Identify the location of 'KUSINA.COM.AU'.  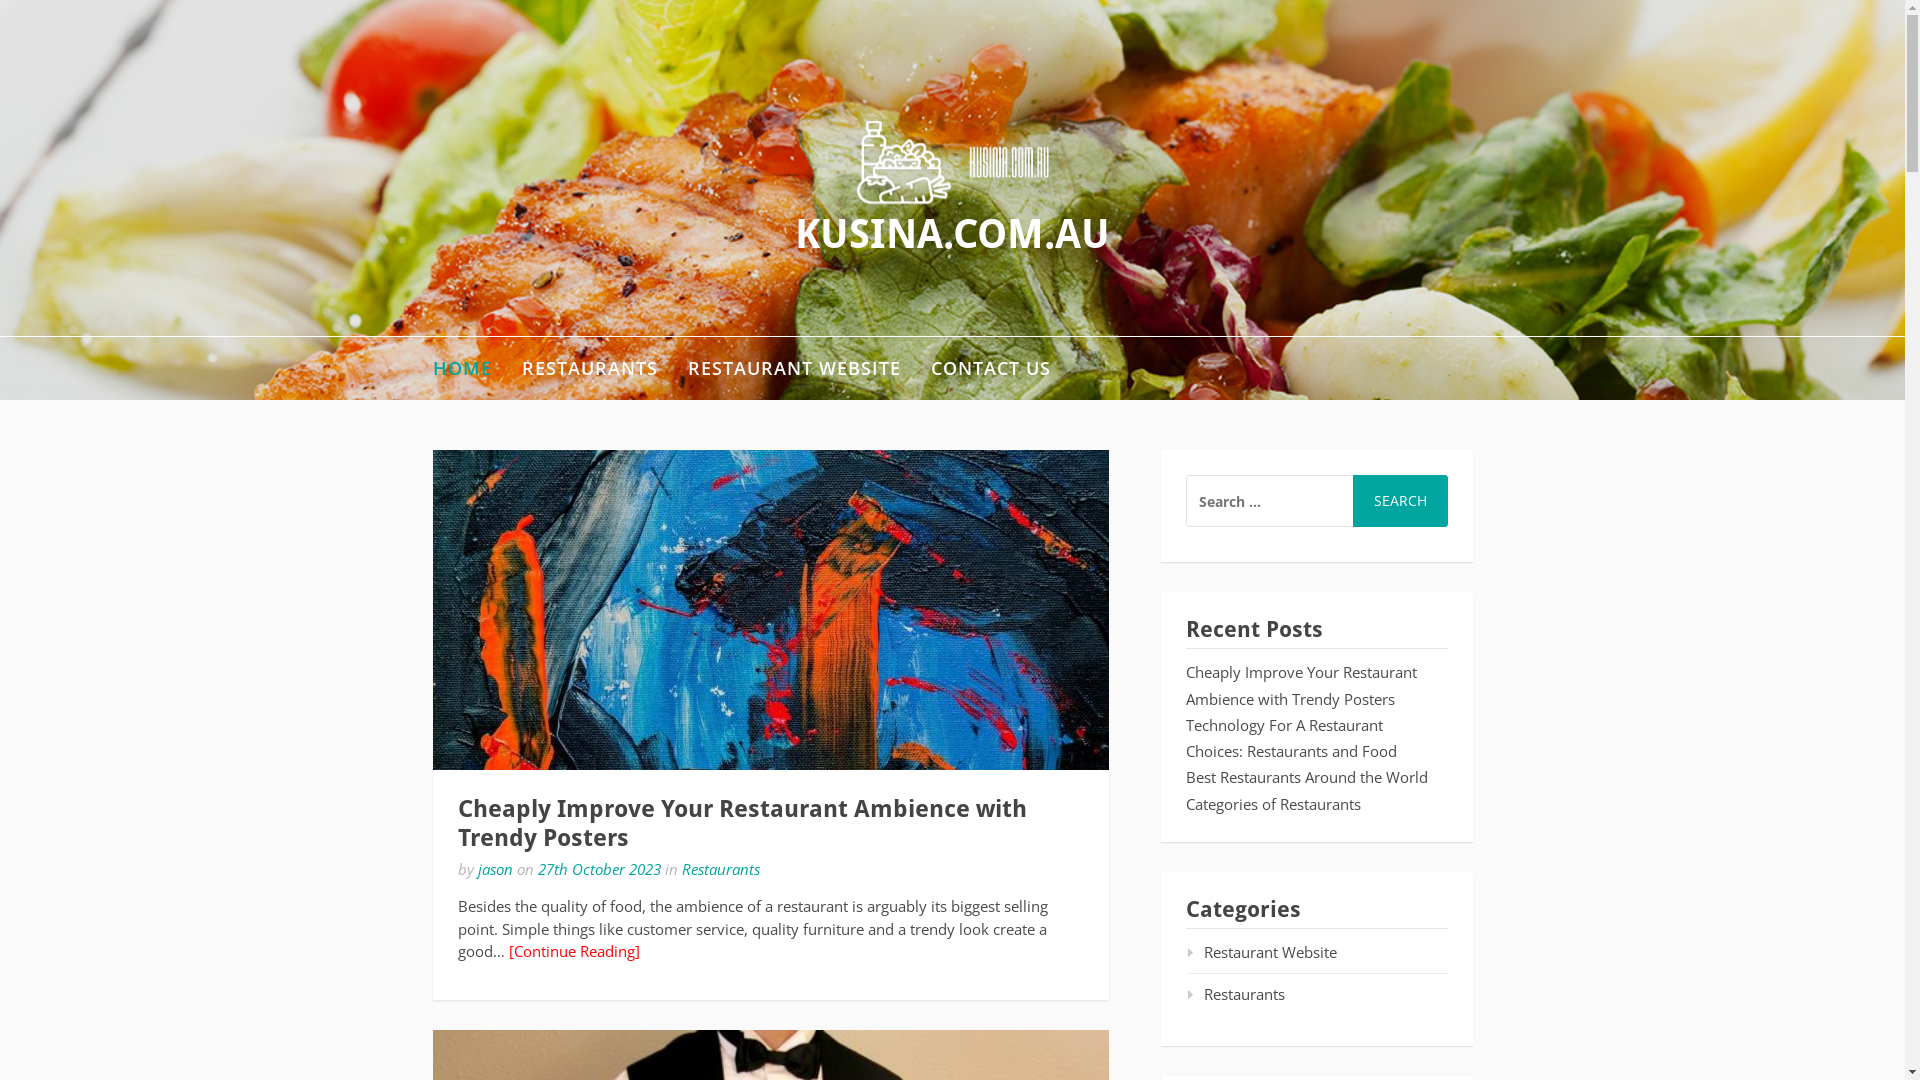
(951, 233).